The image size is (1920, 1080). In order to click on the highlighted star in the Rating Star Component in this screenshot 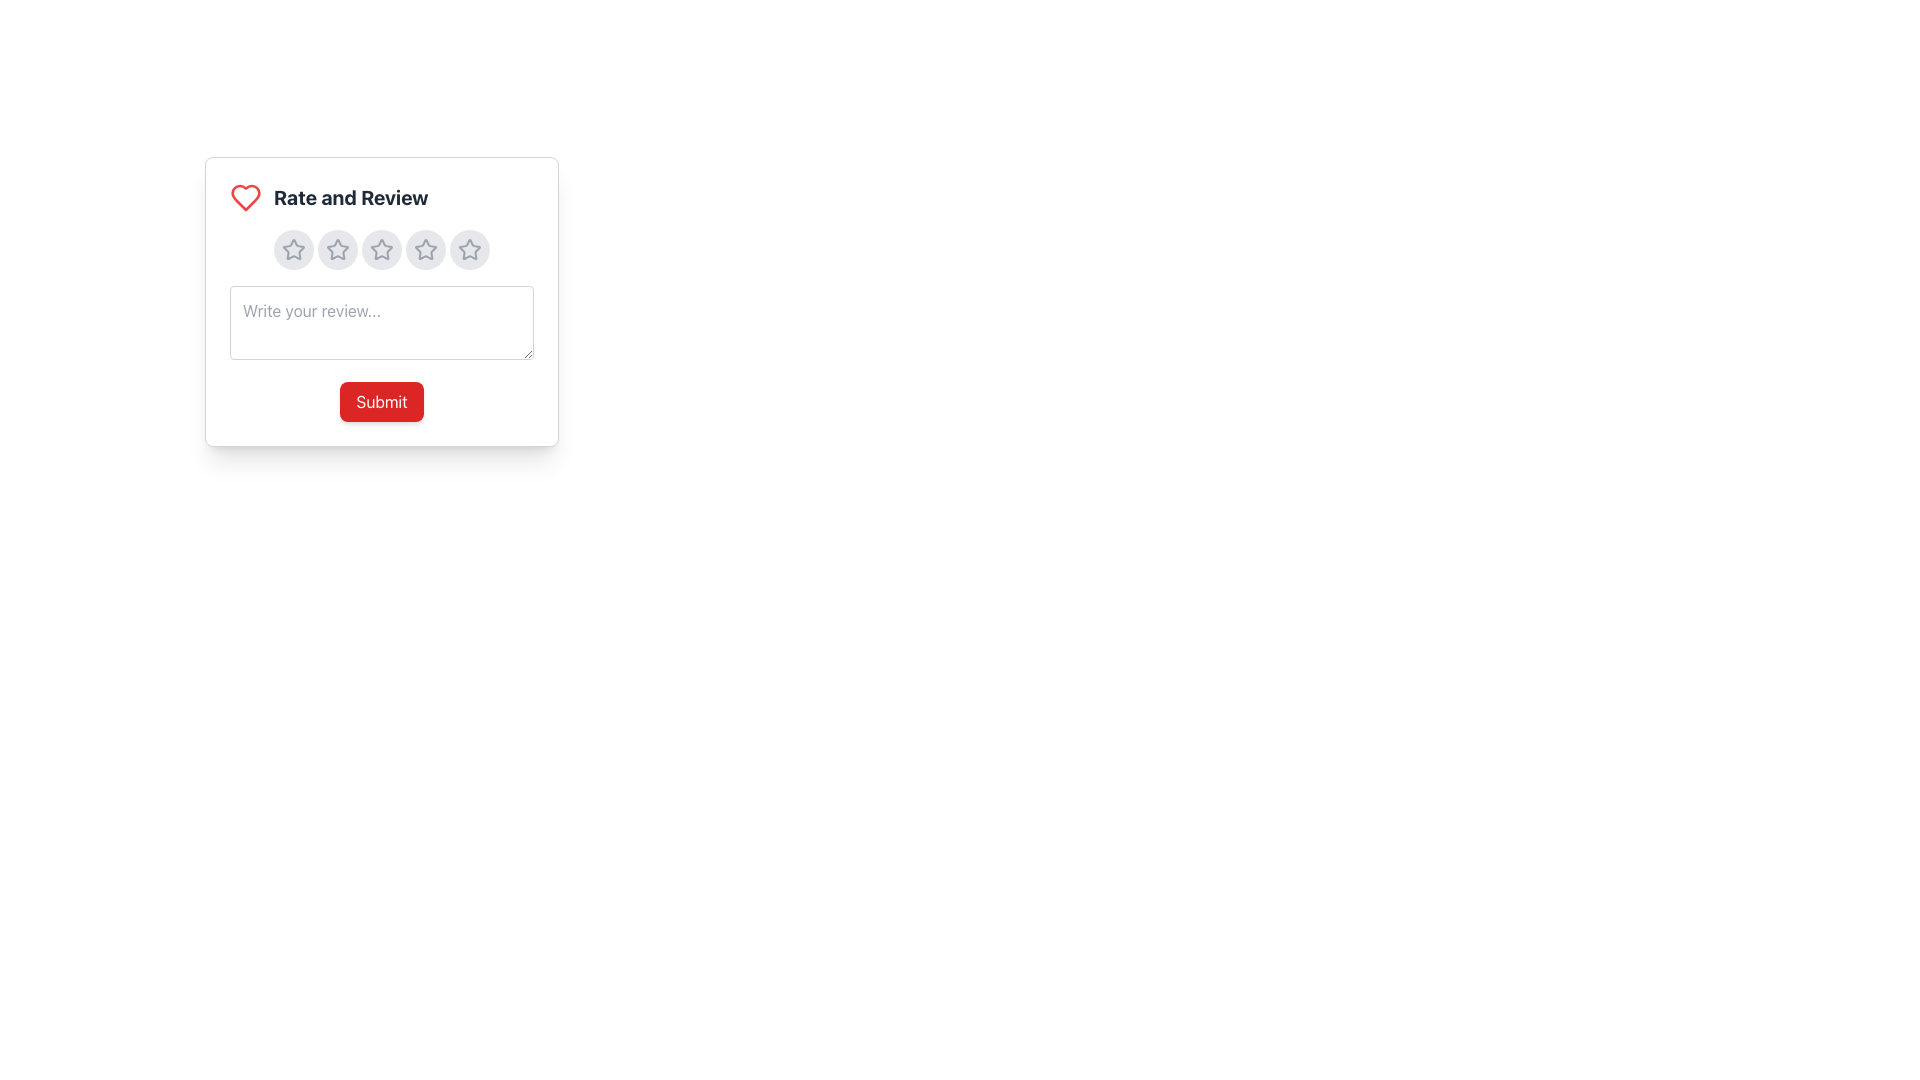, I will do `click(382, 249)`.